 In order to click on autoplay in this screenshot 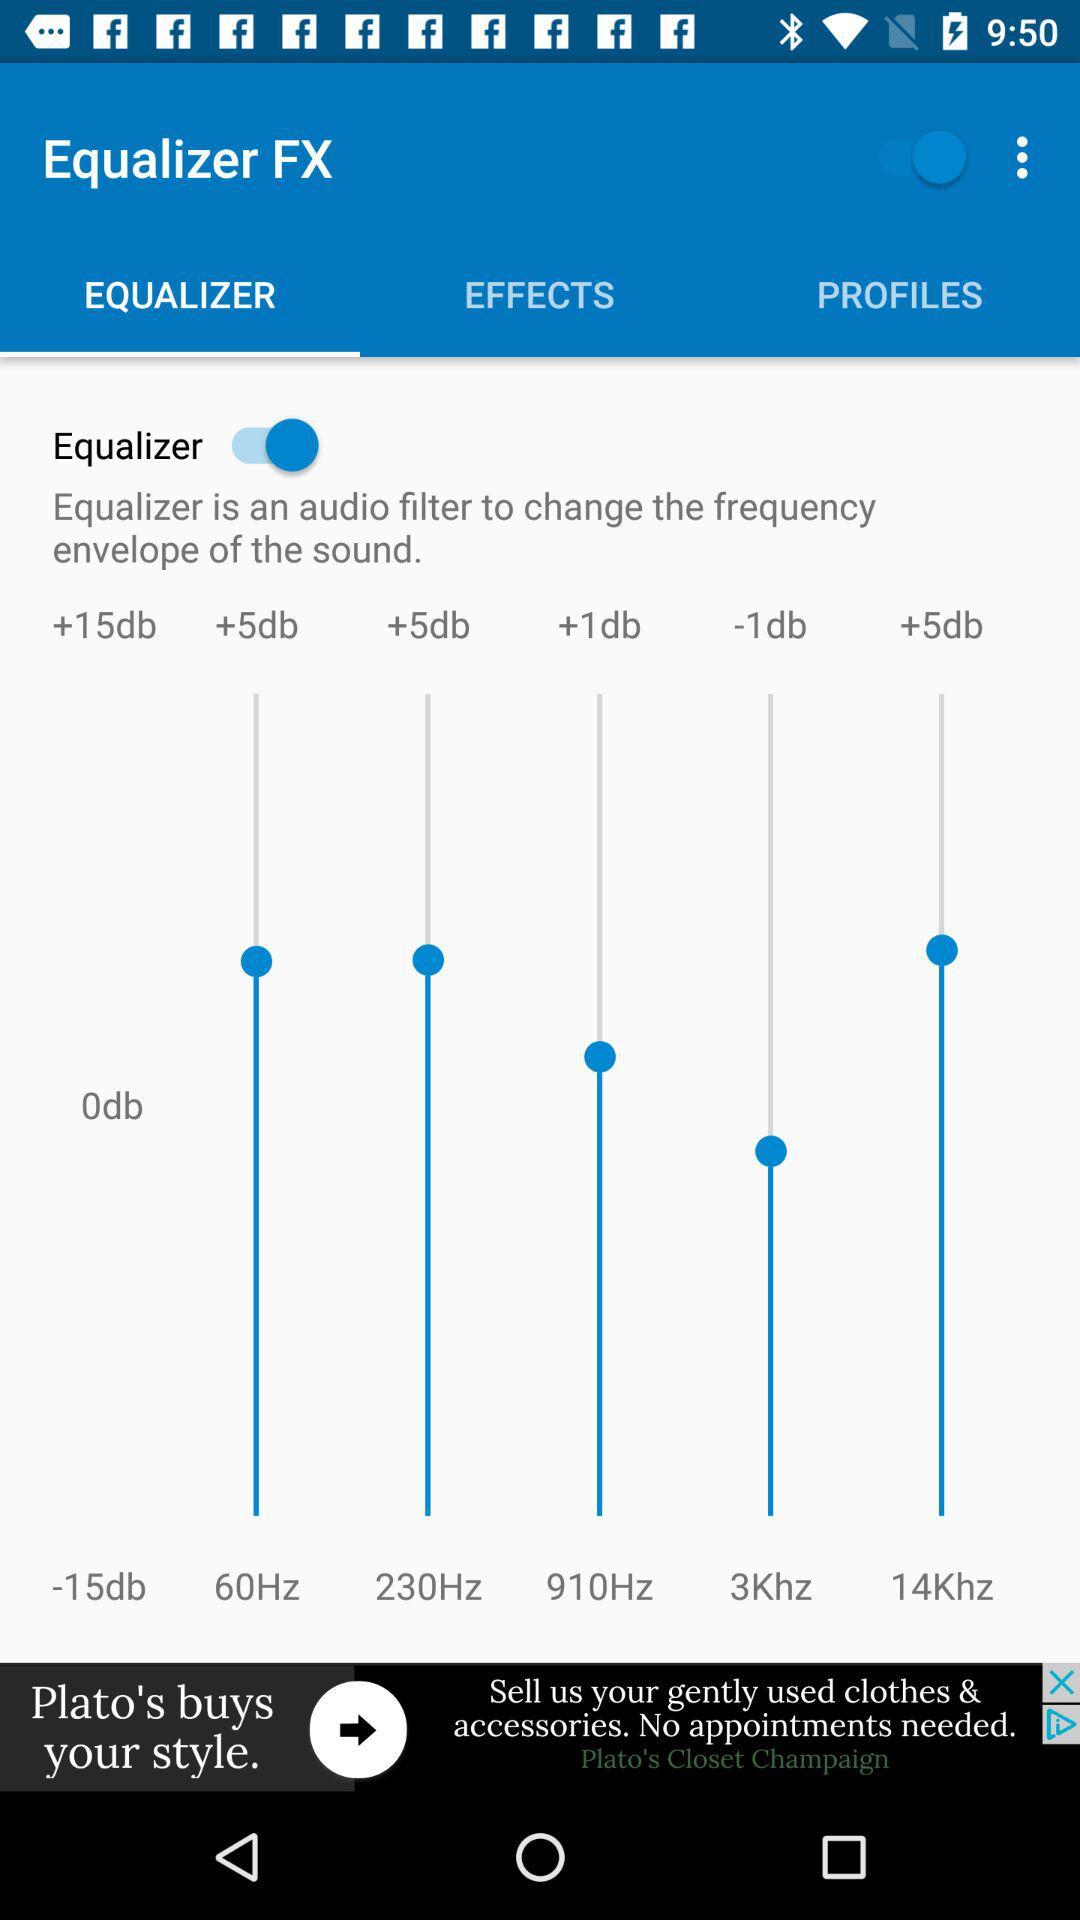, I will do `click(912, 156)`.